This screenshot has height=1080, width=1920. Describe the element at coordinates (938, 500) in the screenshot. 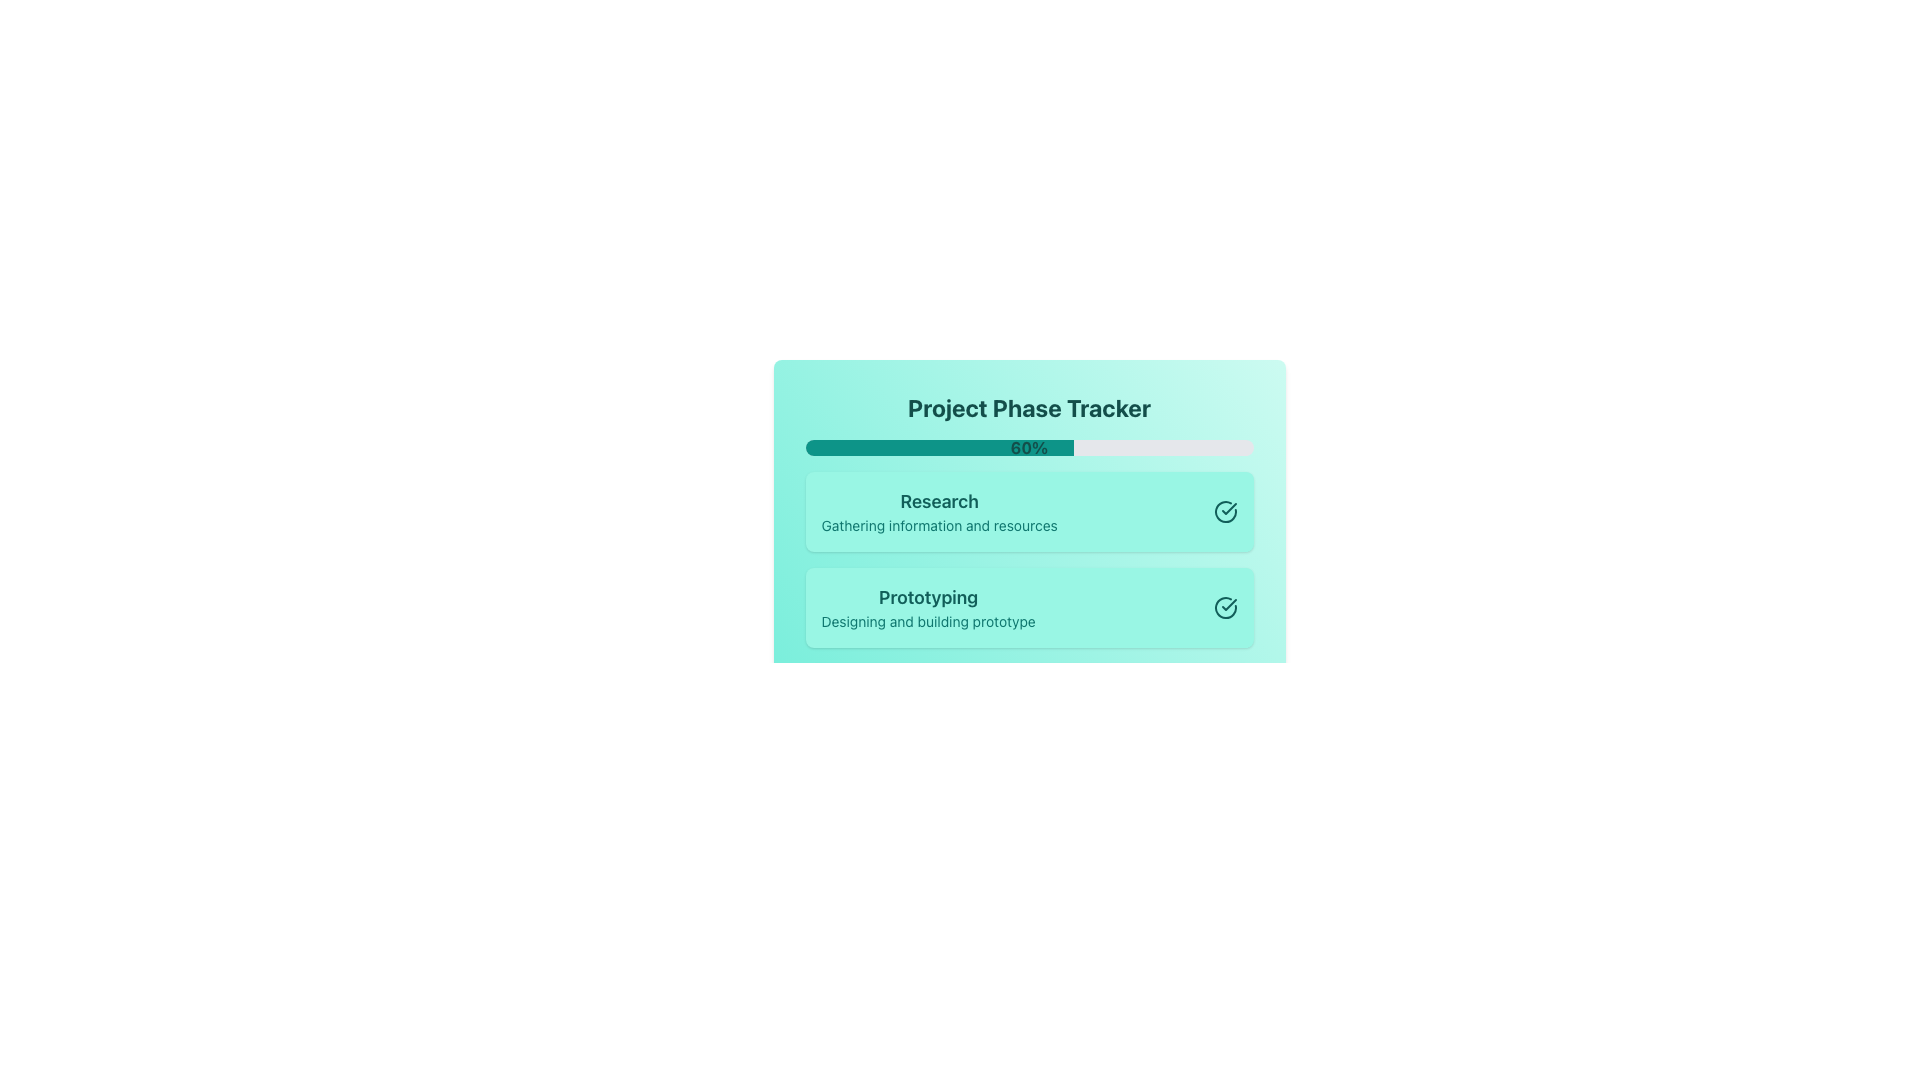

I see `the prominently displayed header text labeled 'Research', which is styled in bold teal font and located at the top of the first card in a vertically-stacked list` at that location.